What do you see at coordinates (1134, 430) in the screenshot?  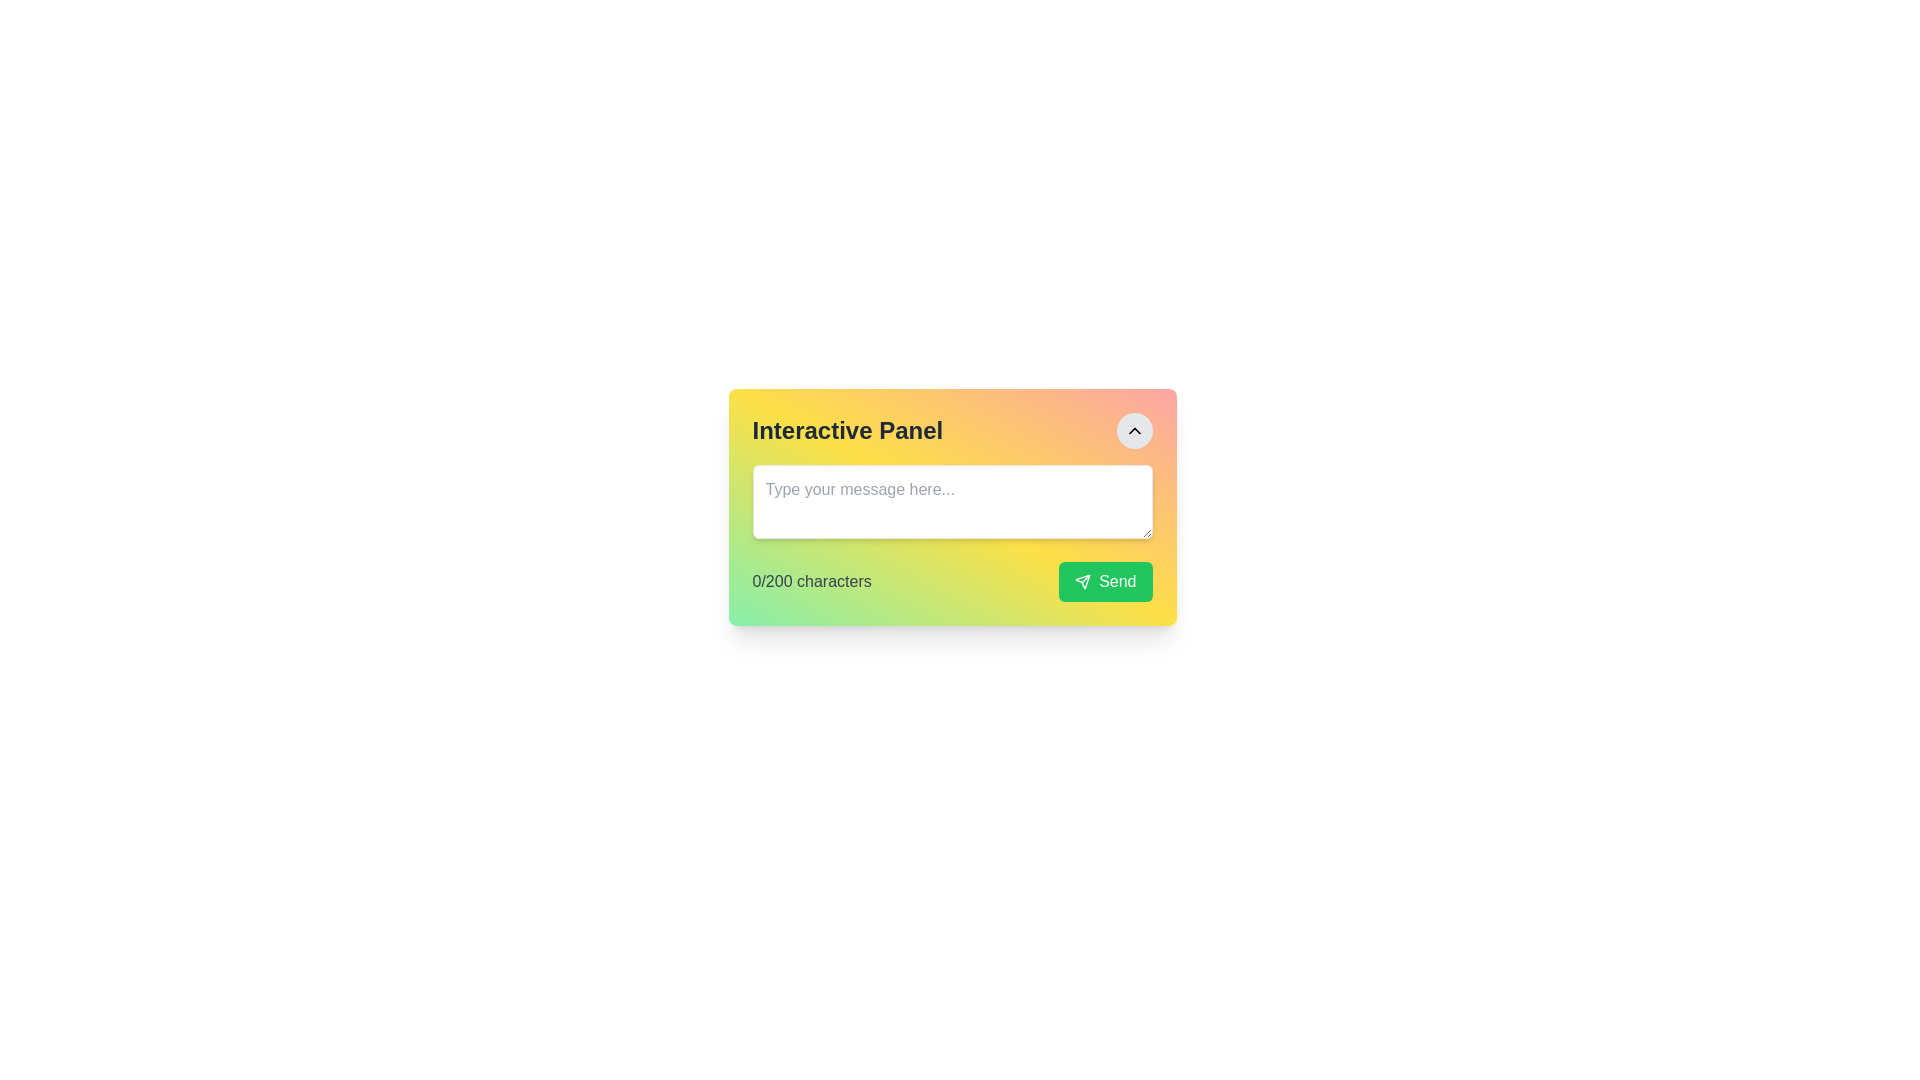 I see `the interactive toggle button located in the top right corner of the 'Interactive Panel'` at bounding box center [1134, 430].